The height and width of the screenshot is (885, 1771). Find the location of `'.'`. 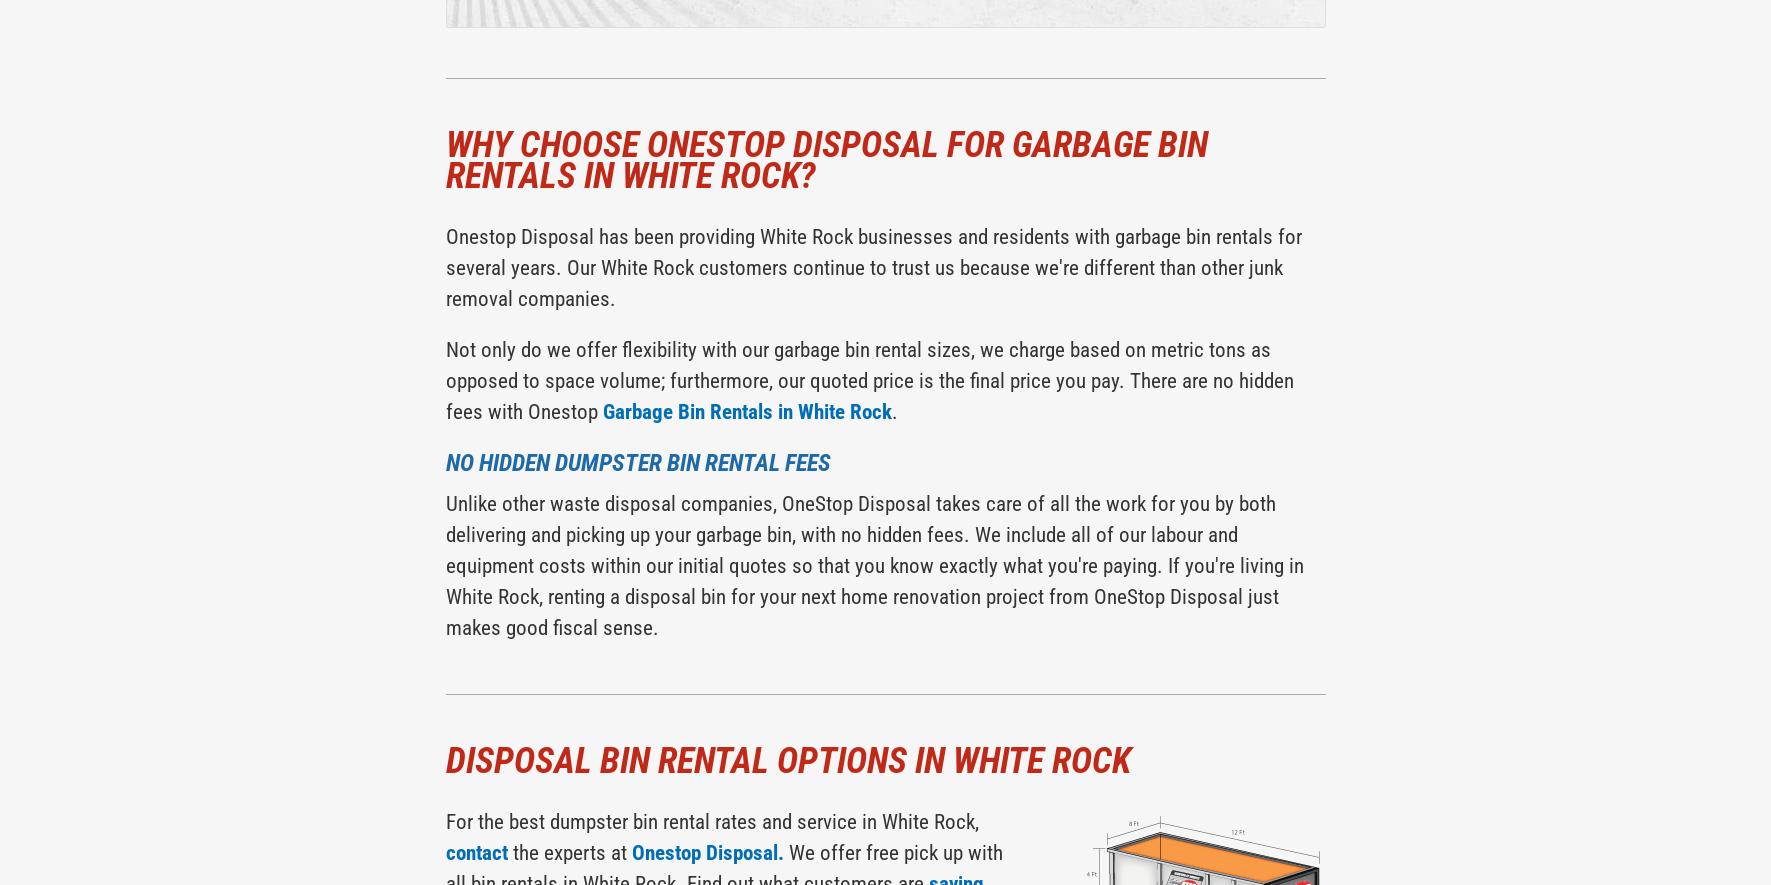

'.' is located at coordinates (890, 411).